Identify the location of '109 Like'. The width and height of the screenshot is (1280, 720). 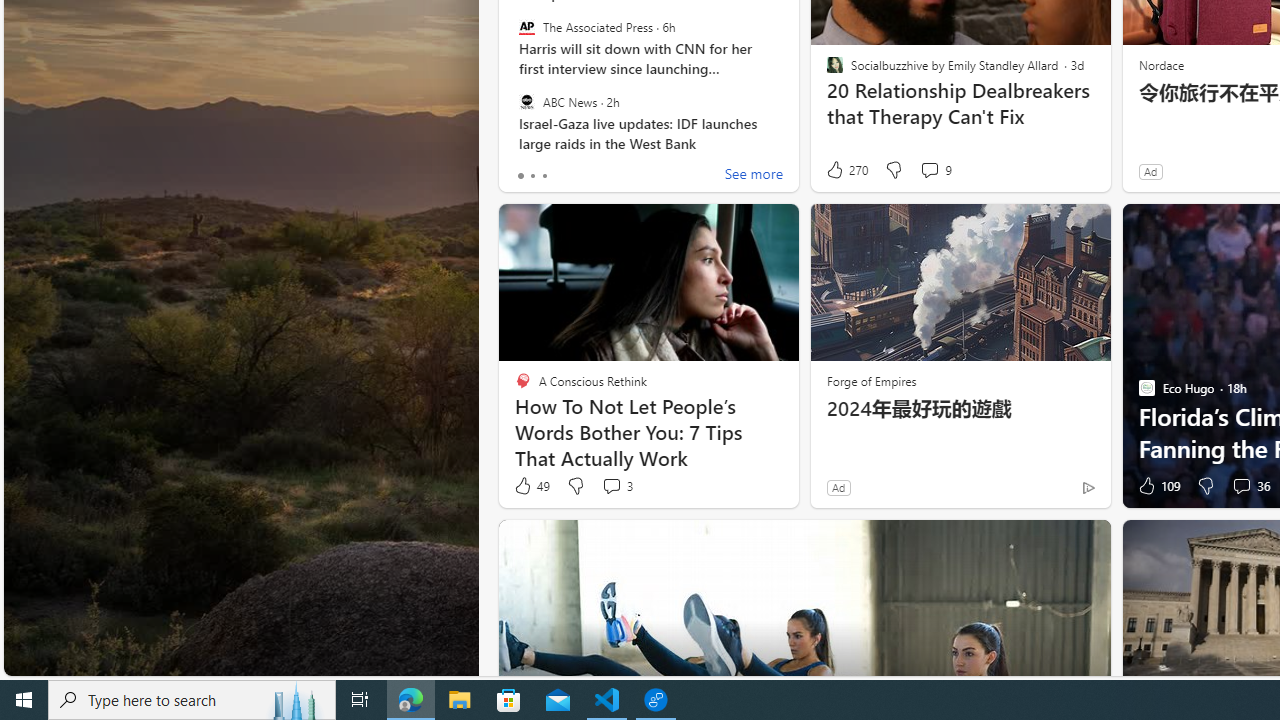
(1157, 486).